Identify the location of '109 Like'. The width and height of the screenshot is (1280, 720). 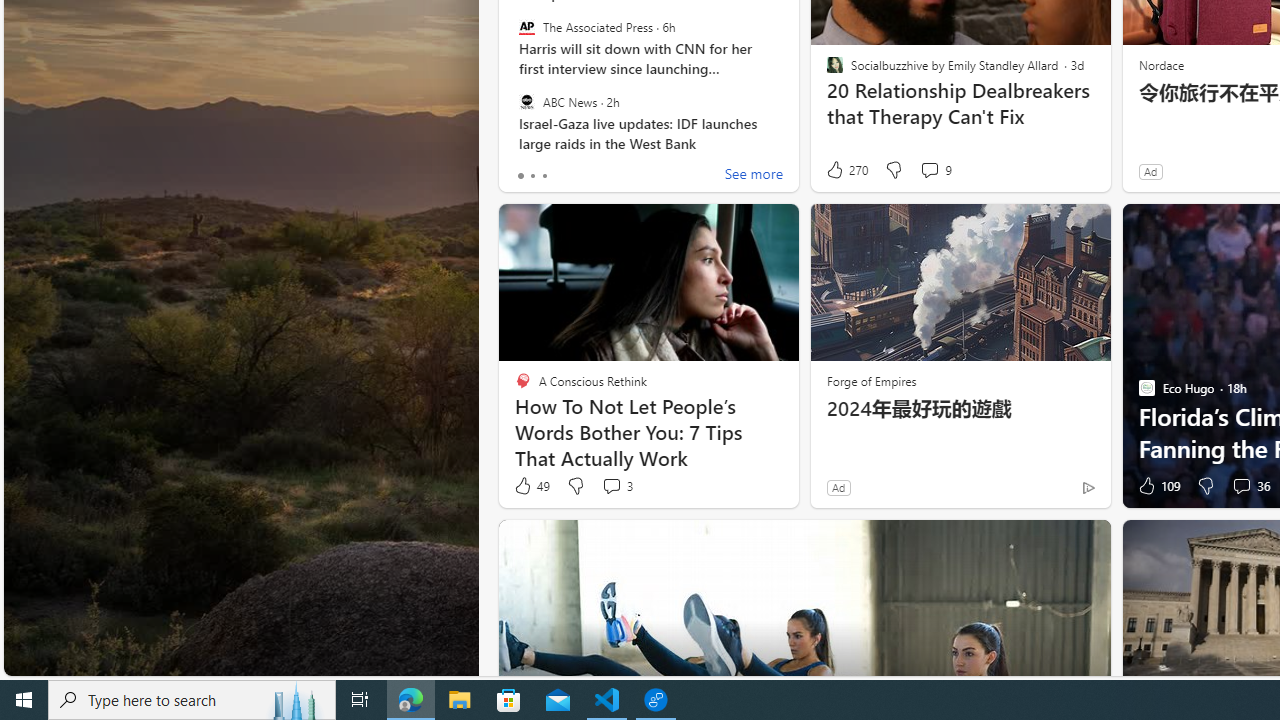
(1157, 486).